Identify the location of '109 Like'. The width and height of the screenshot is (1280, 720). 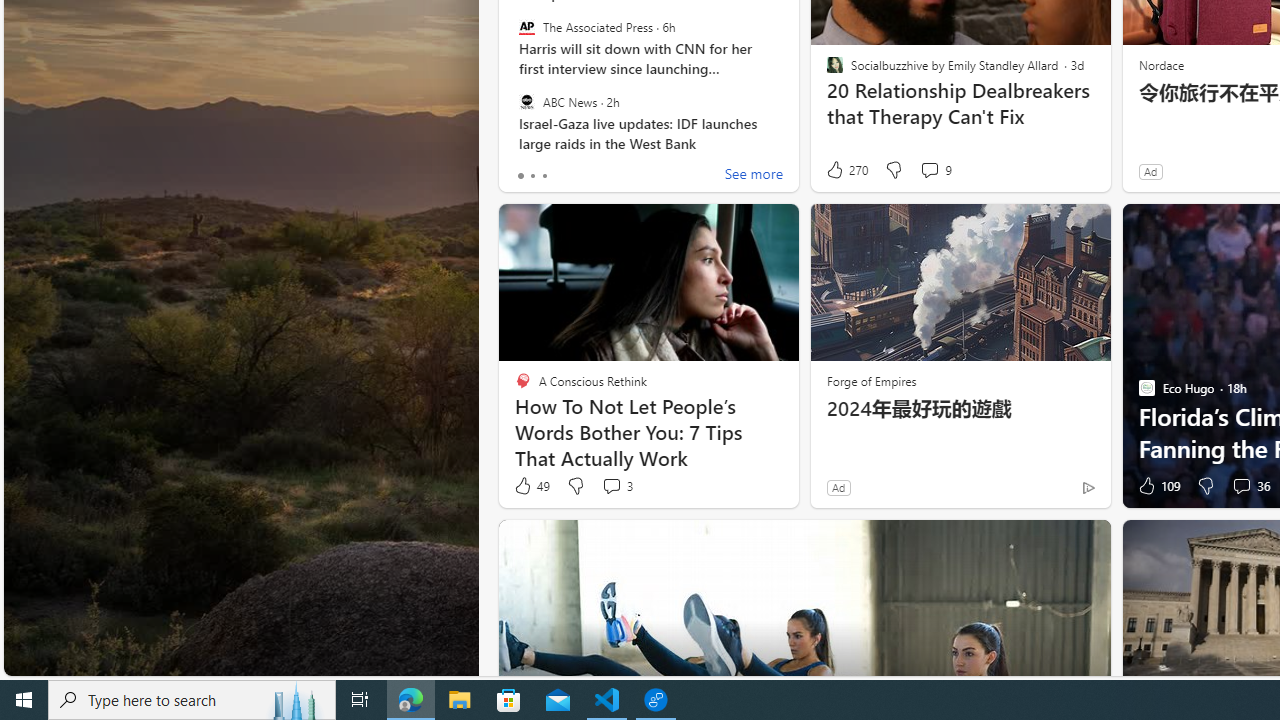
(1157, 486).